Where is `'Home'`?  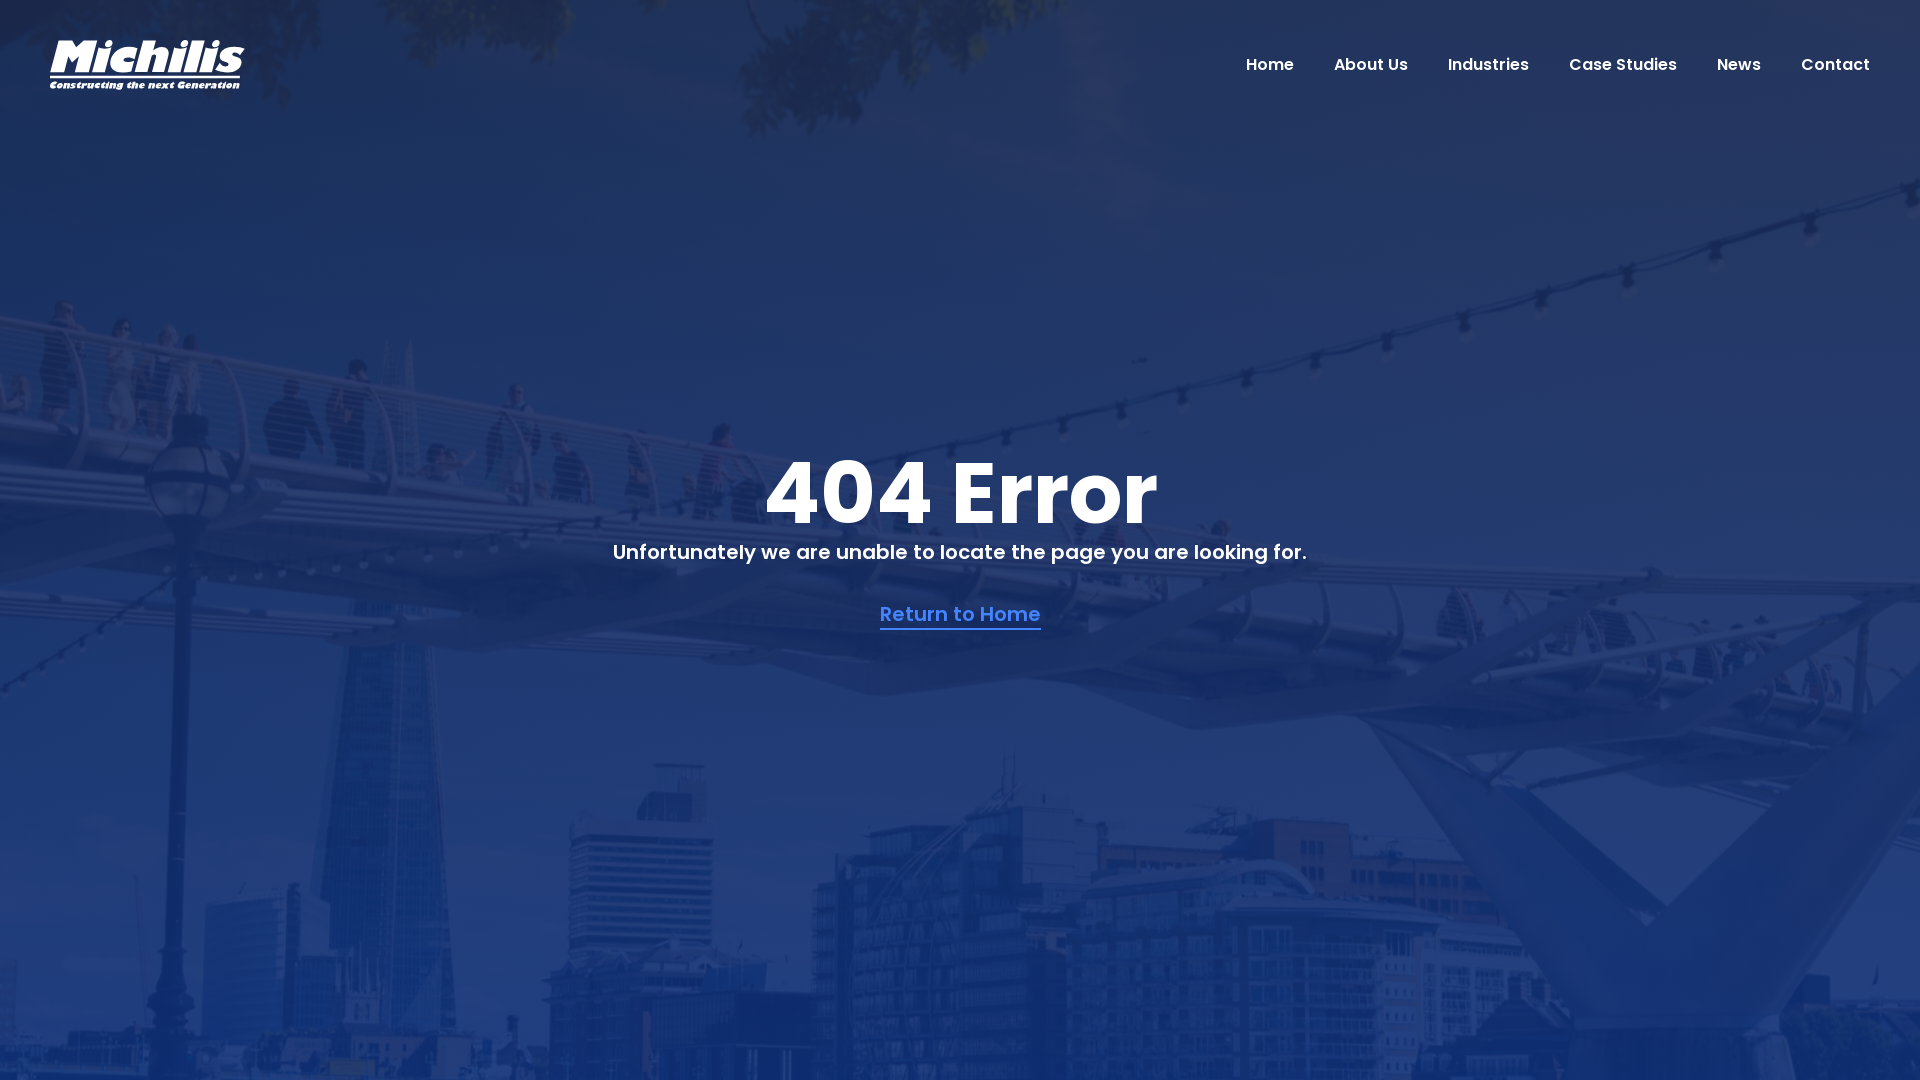
'Home' is located at coordinates (1269, 63).